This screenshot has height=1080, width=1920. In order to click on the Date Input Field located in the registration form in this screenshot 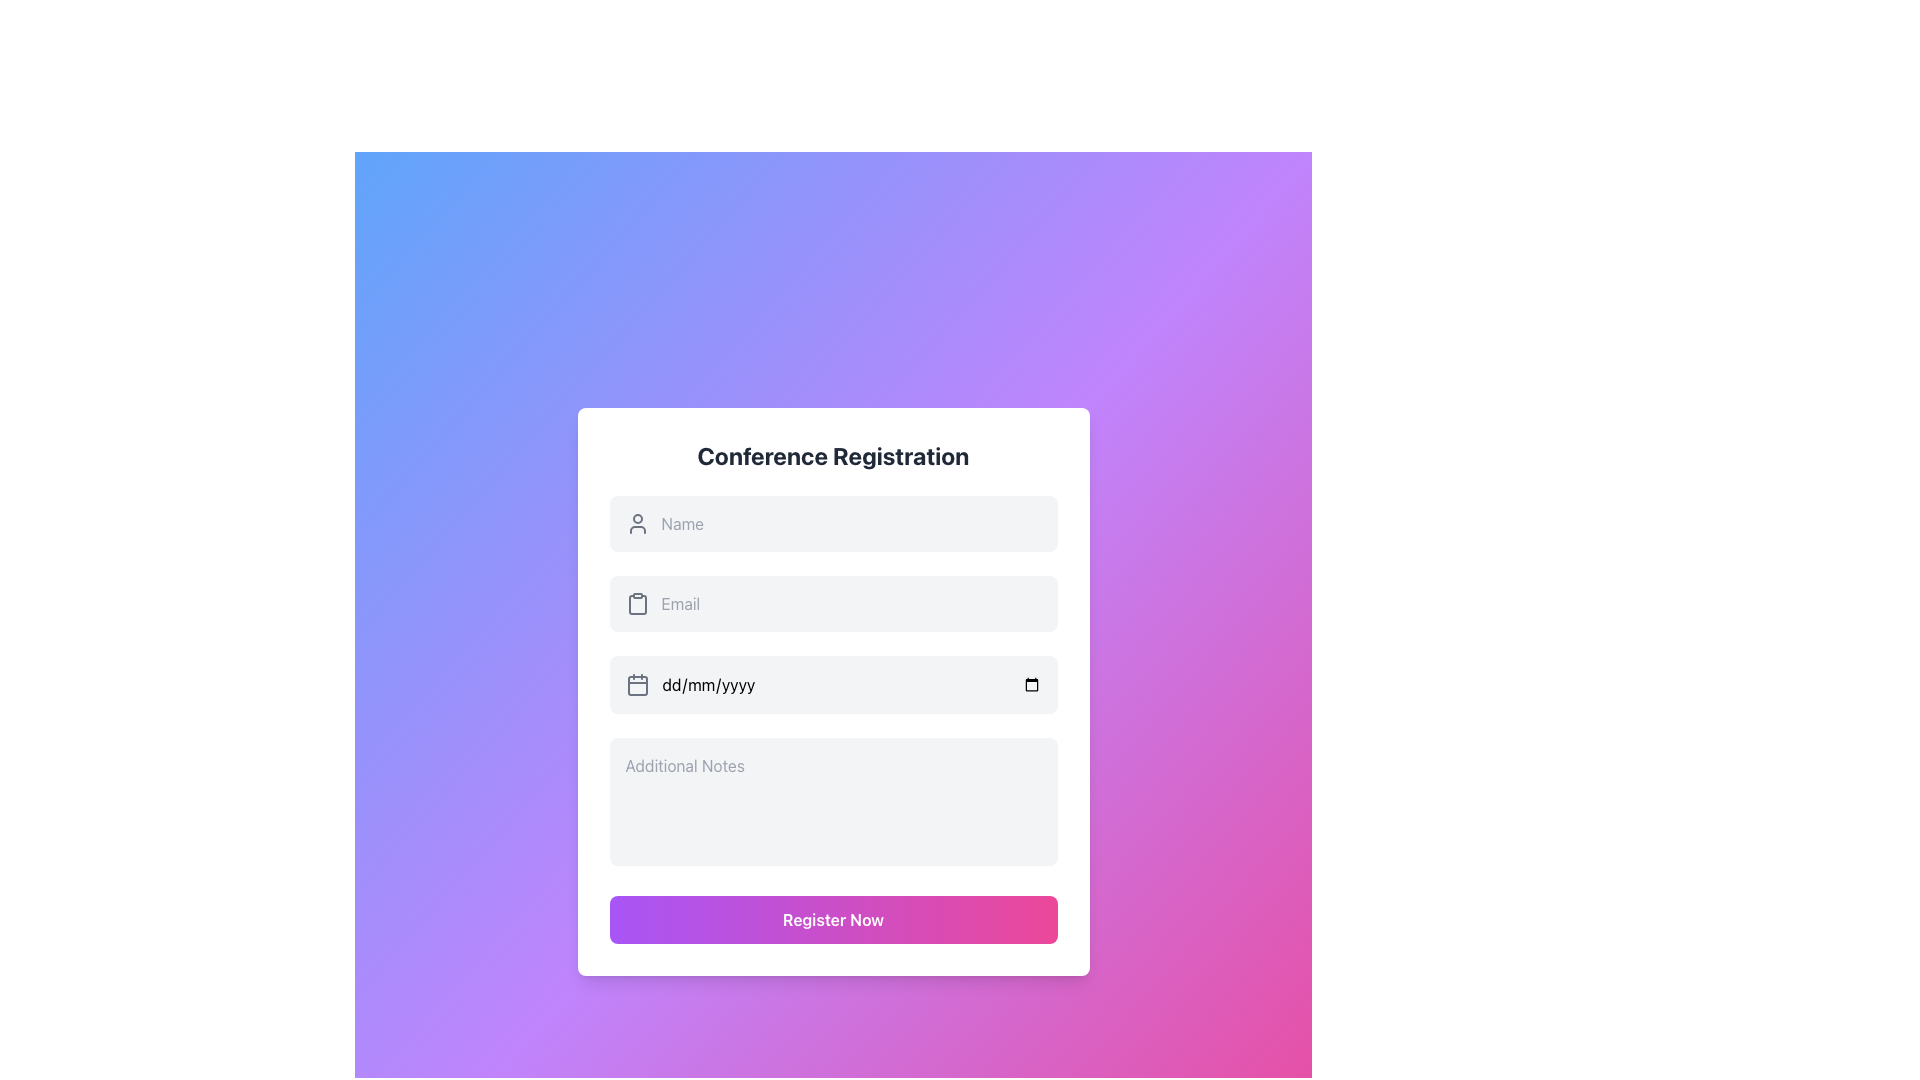, I will do `click(833, 684)`.